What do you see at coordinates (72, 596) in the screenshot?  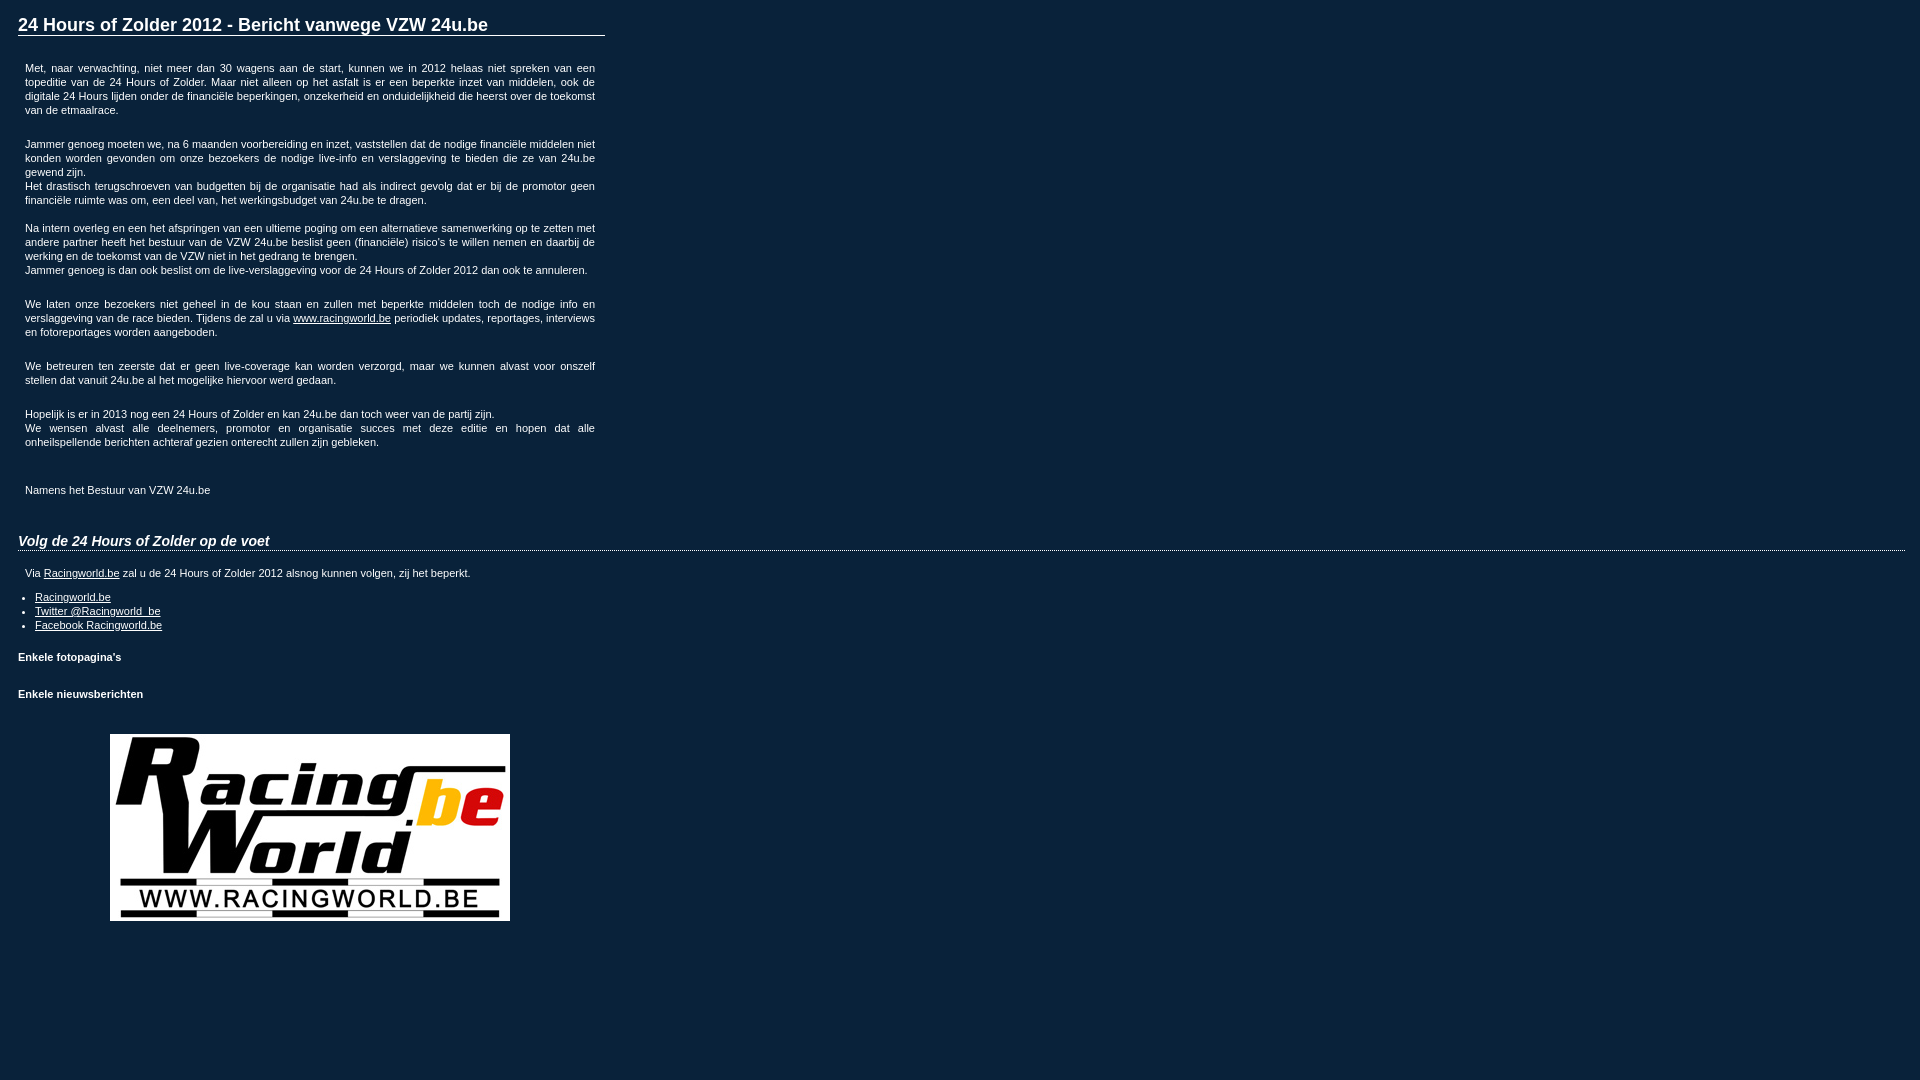 I see `'Racingworld.be'` at bounding box center [72, 596].